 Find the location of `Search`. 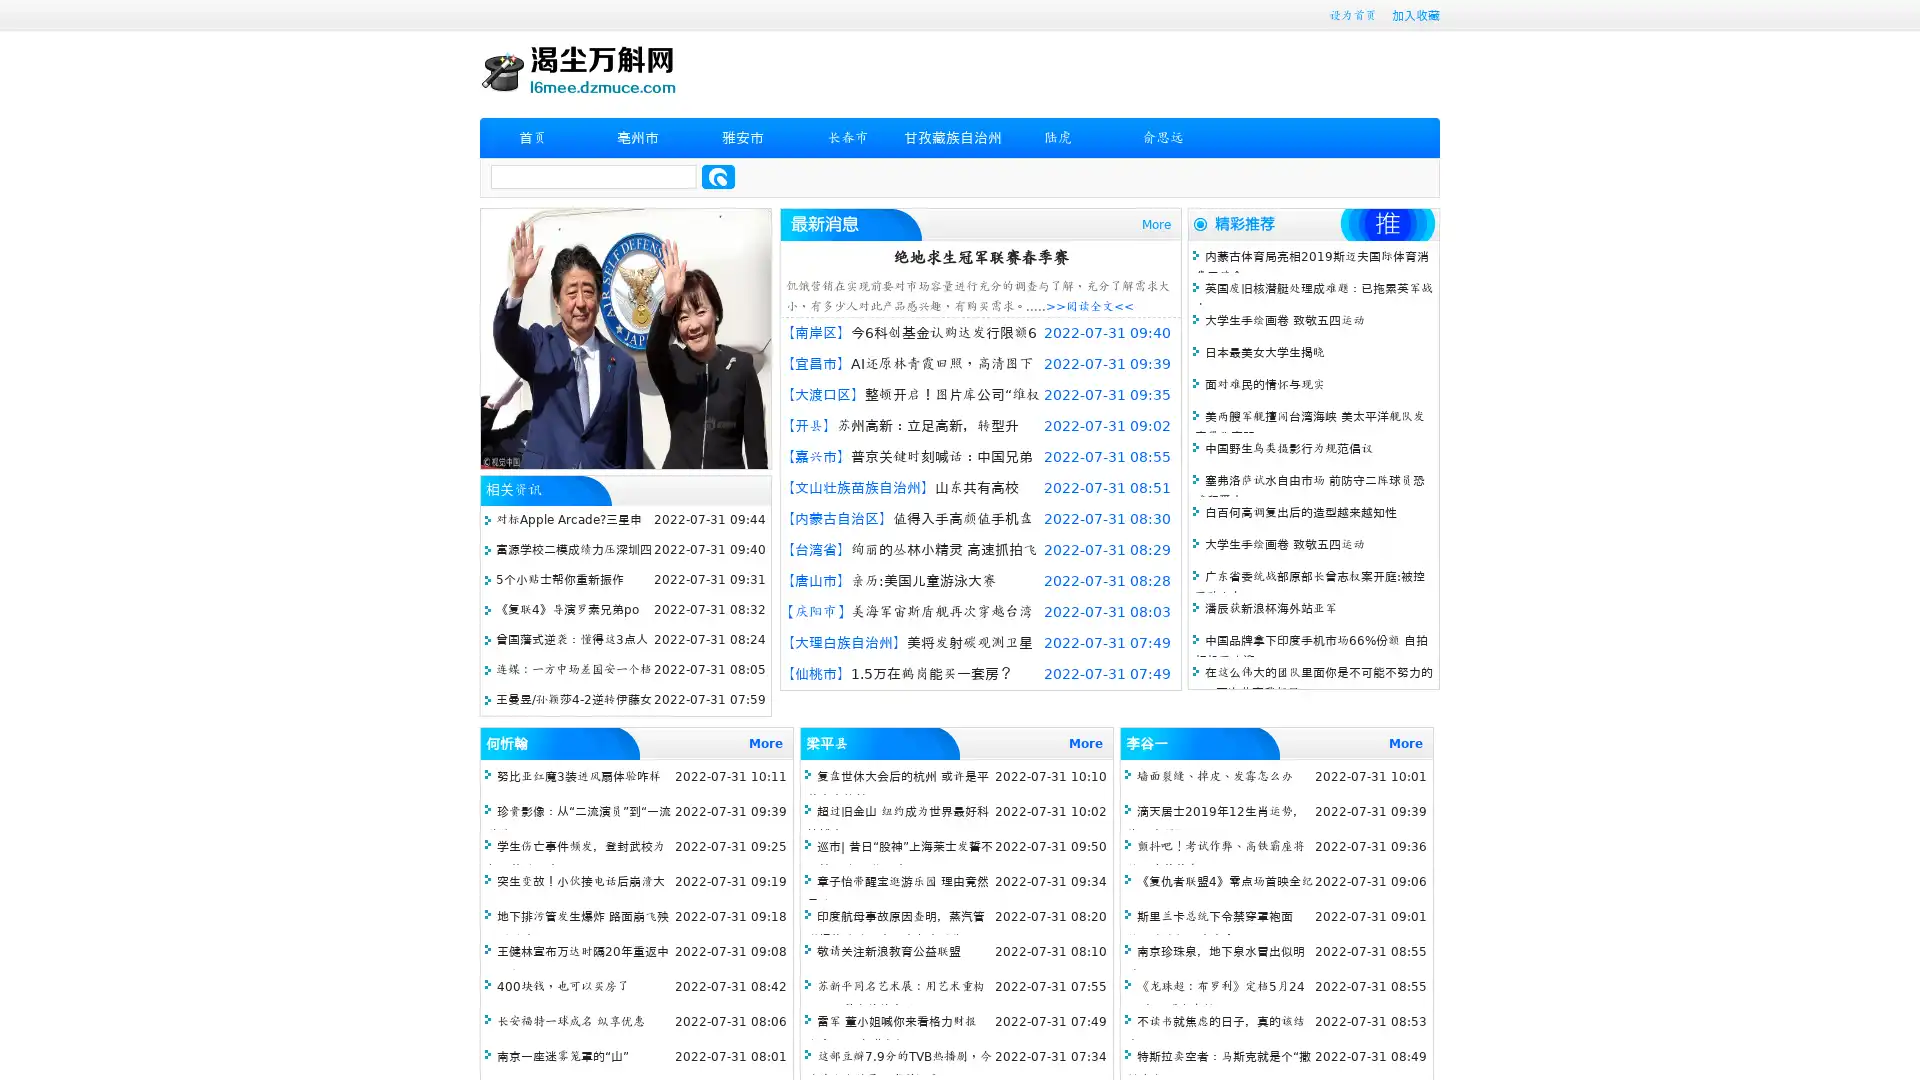

Search is located at coordinates (718, 176).